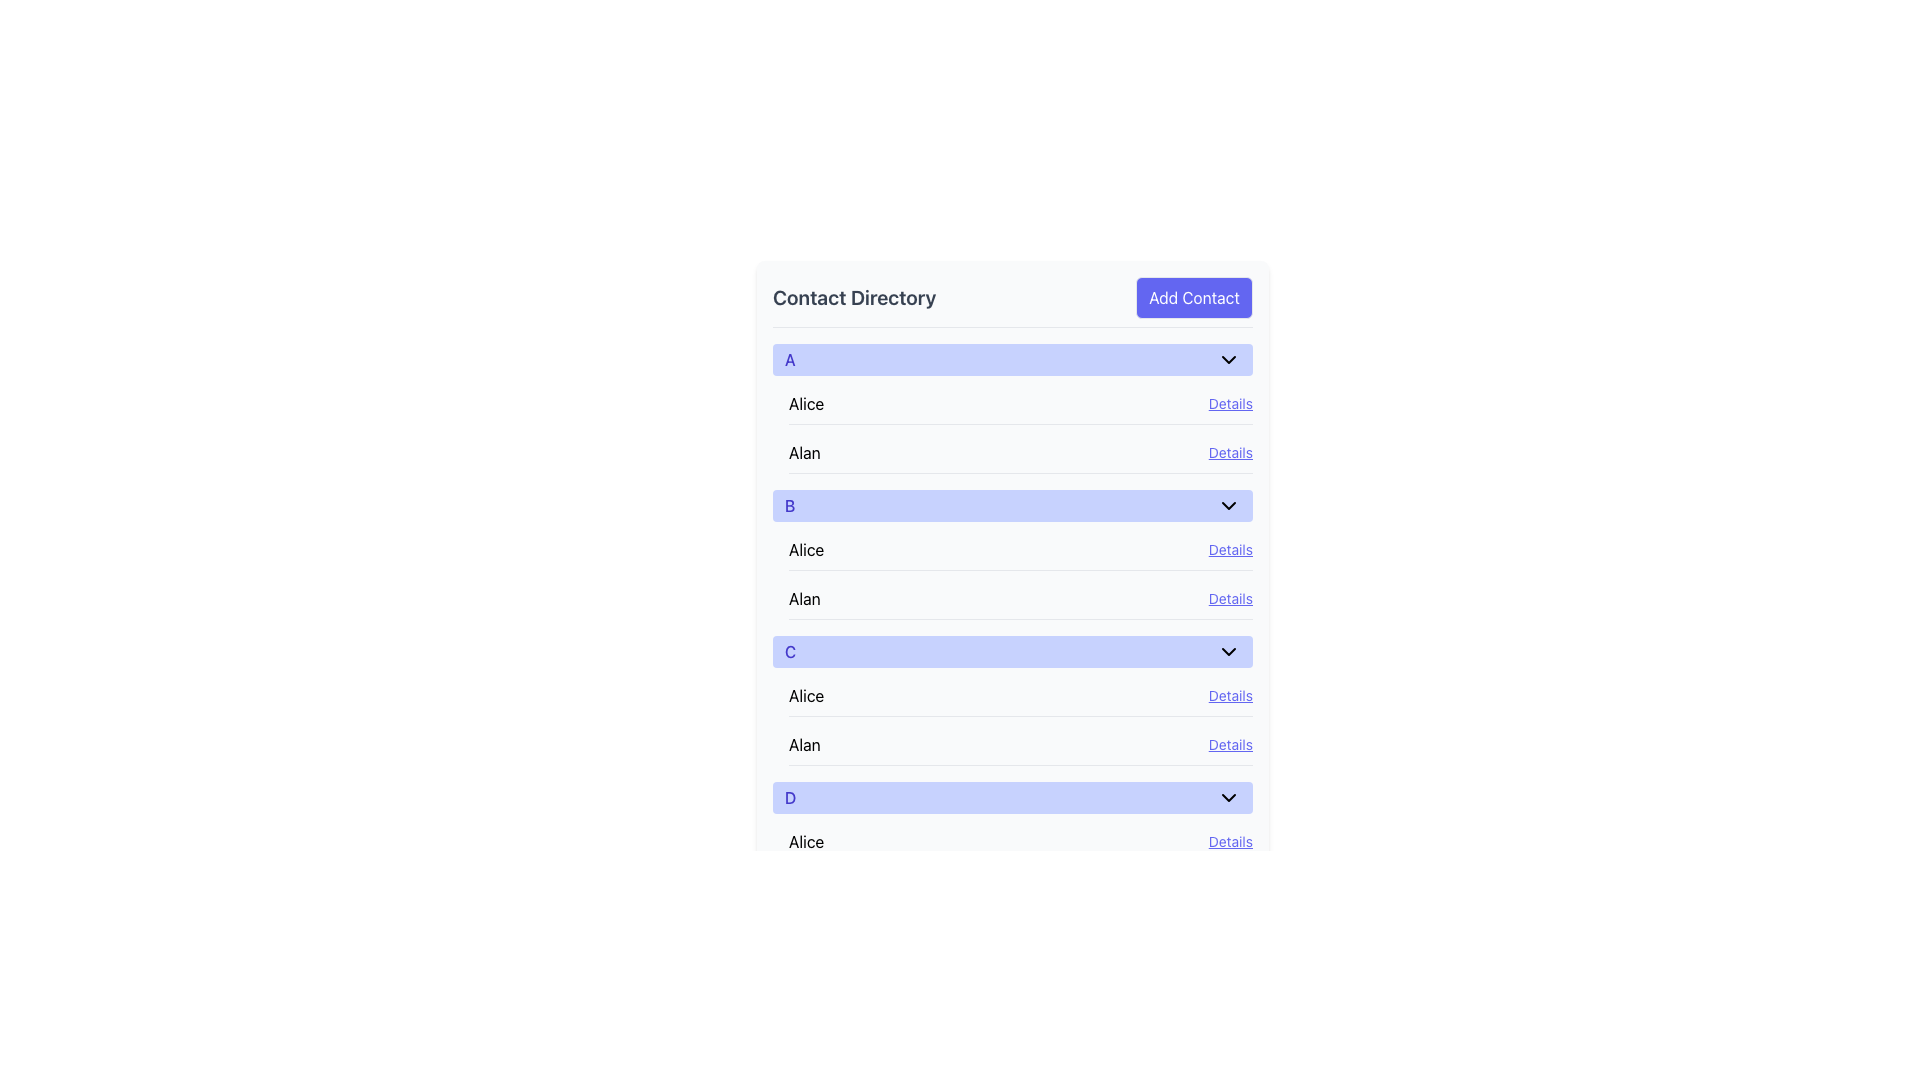 The height and width of the screenshot is (1080, 1920). I want to click on the hyperlink associated with 'Alice' located at the right side of its row, so click(1228, 694).